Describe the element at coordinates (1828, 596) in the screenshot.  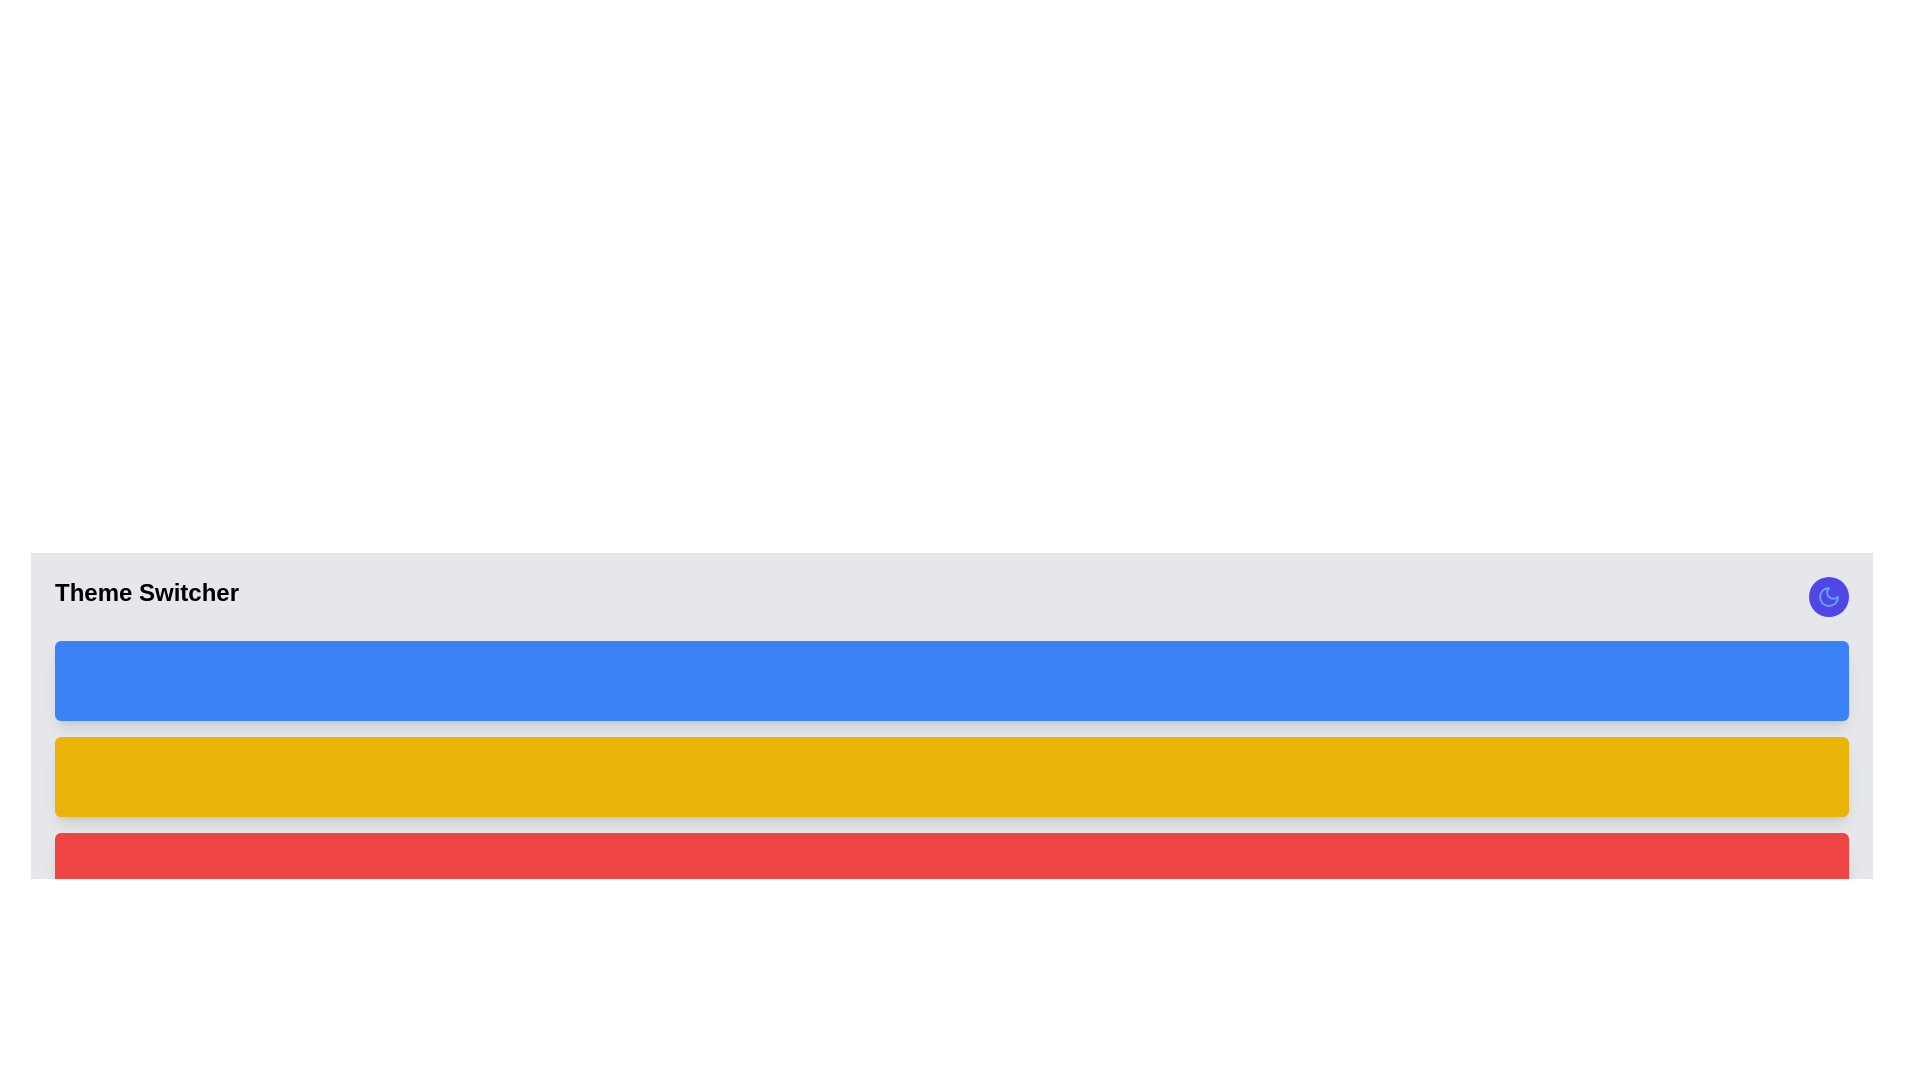
I see `the circular indigo button with a moon-shaped icon, located at the extreme right of the row next to the 'Theme Switcher' text` at that location.